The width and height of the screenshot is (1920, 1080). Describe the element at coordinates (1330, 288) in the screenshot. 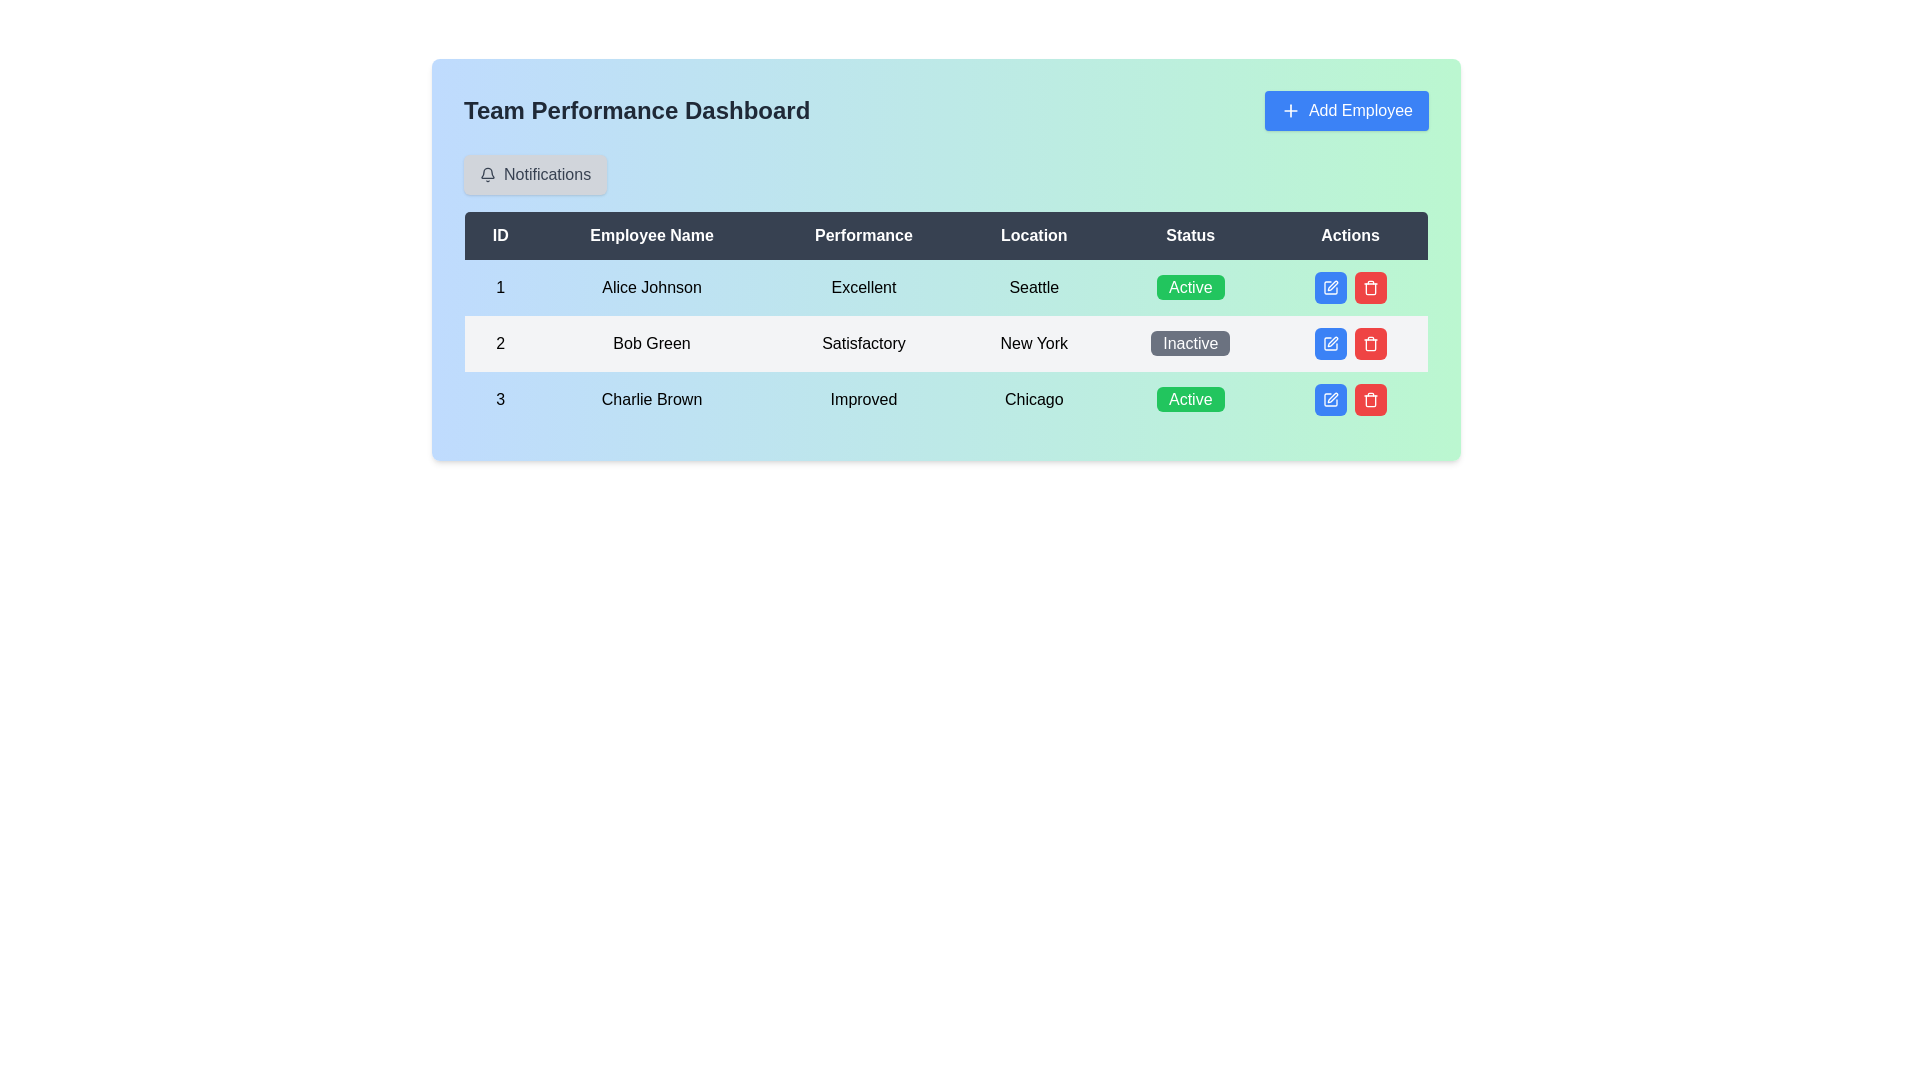

I see `the edit icon button in the Actions column of the second row for Bob Green` at that location.